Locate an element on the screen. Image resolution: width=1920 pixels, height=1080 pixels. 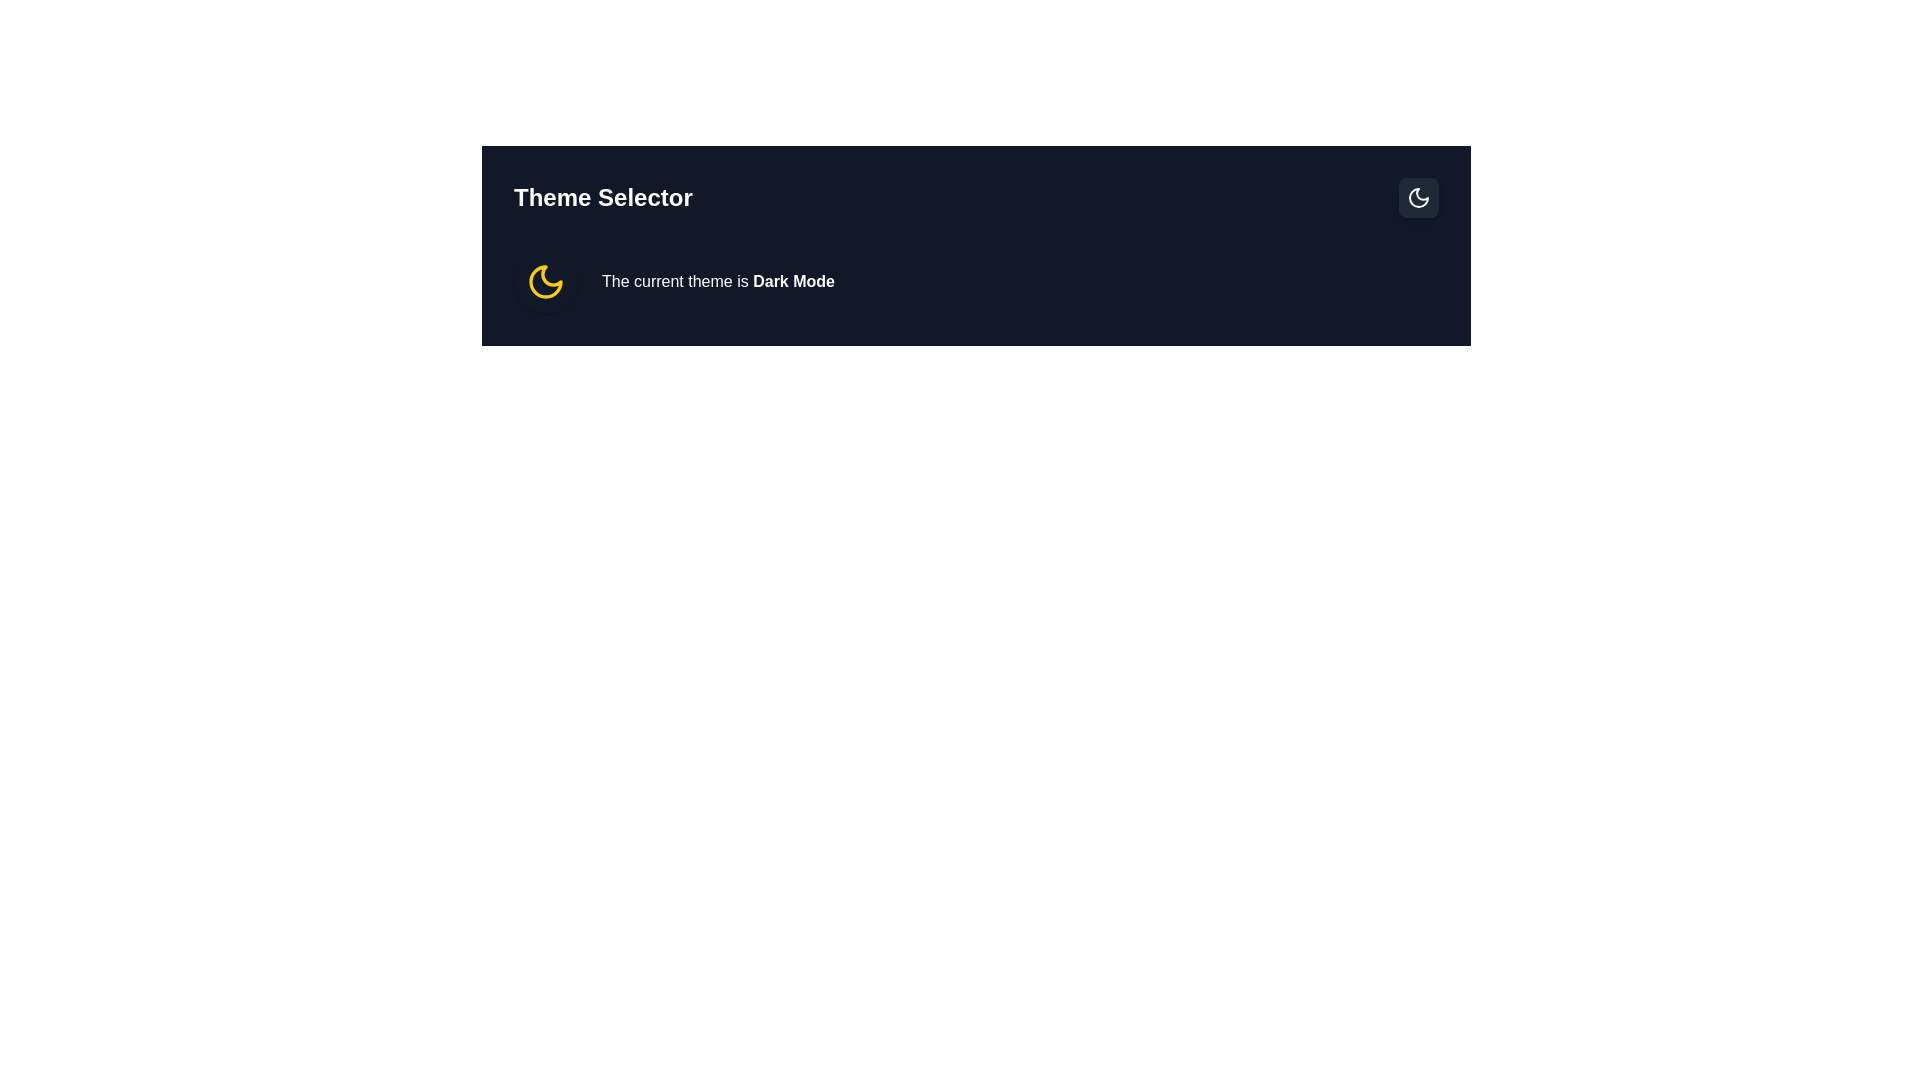
the 'Dark Mode' text label that is part of the sentence displayed on a dark background, which is located at the end of the sentence 'The current theme is Dark Mode' is located at coordinates (793, 281).